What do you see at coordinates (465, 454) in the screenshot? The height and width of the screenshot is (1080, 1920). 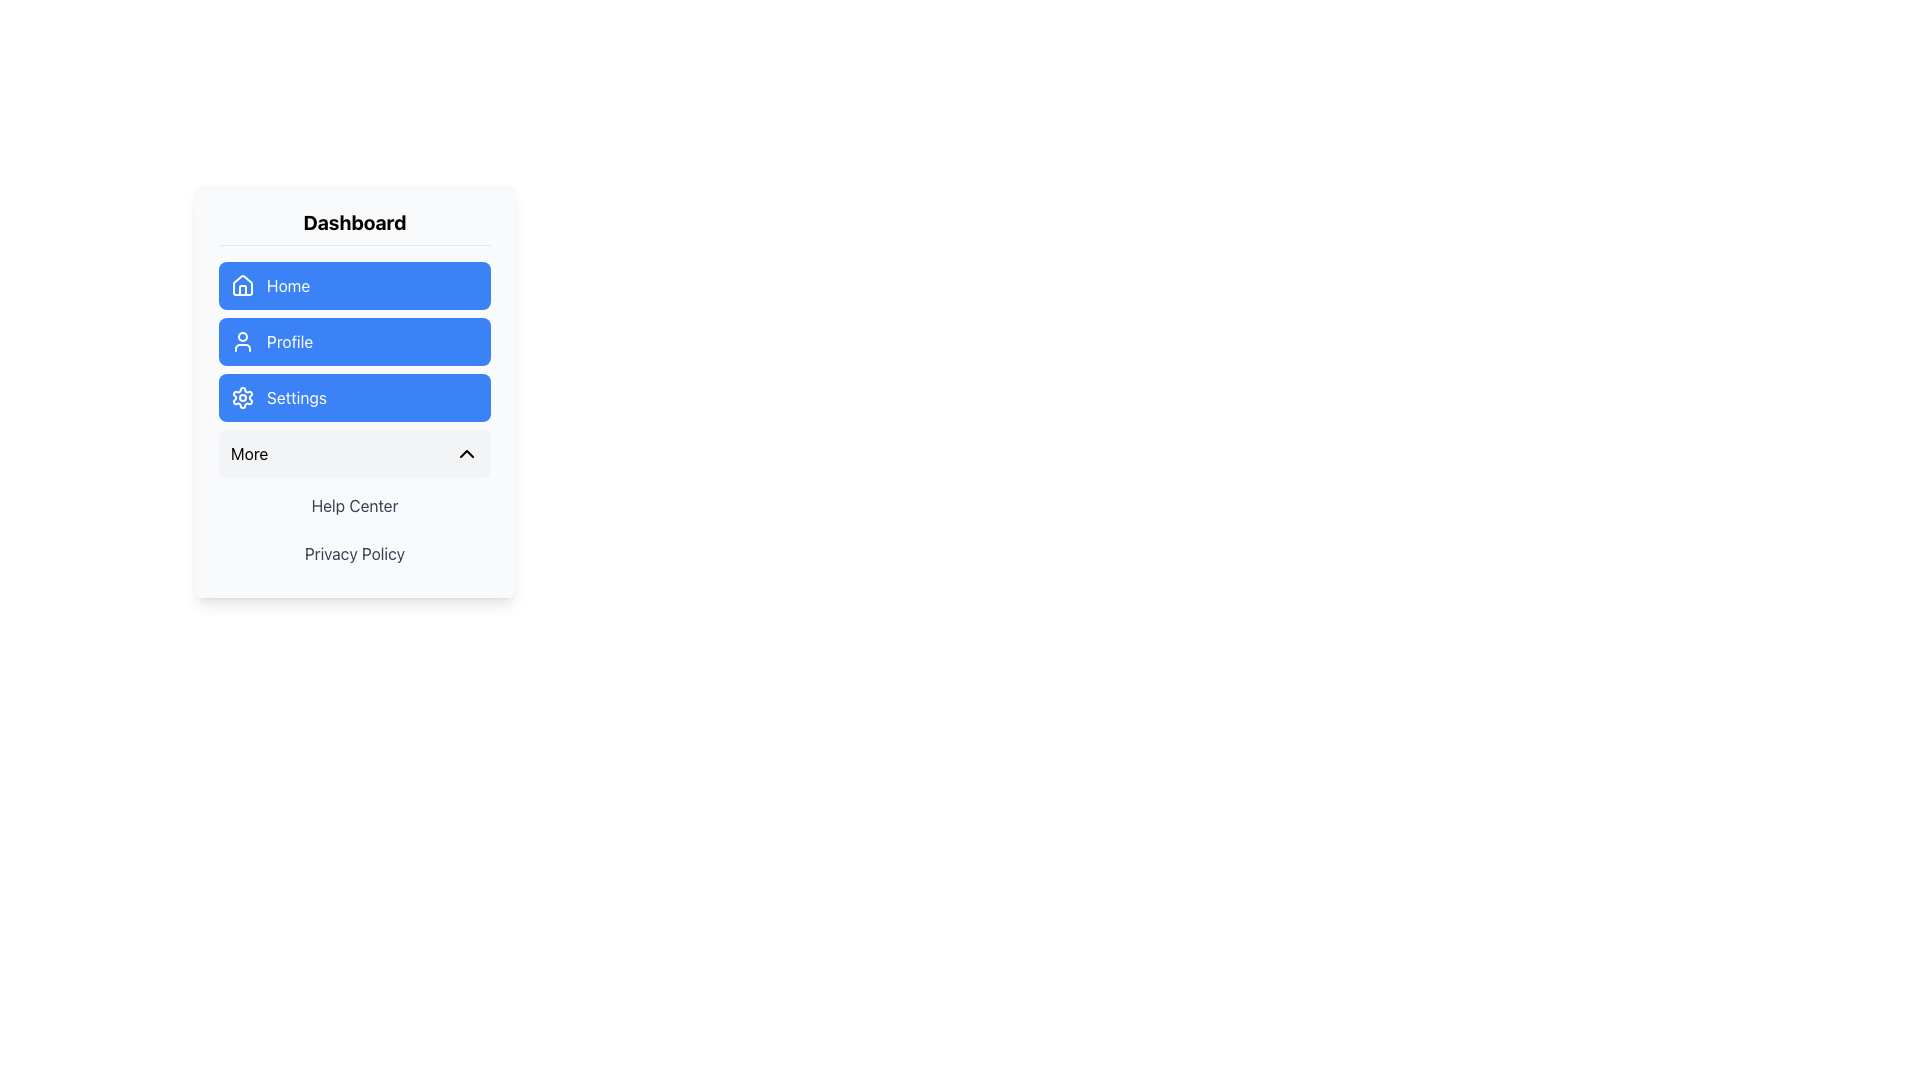 I see `the upward direction icon located at the far right of the 'More' button in the menu section` at bounding box center [465, 454].